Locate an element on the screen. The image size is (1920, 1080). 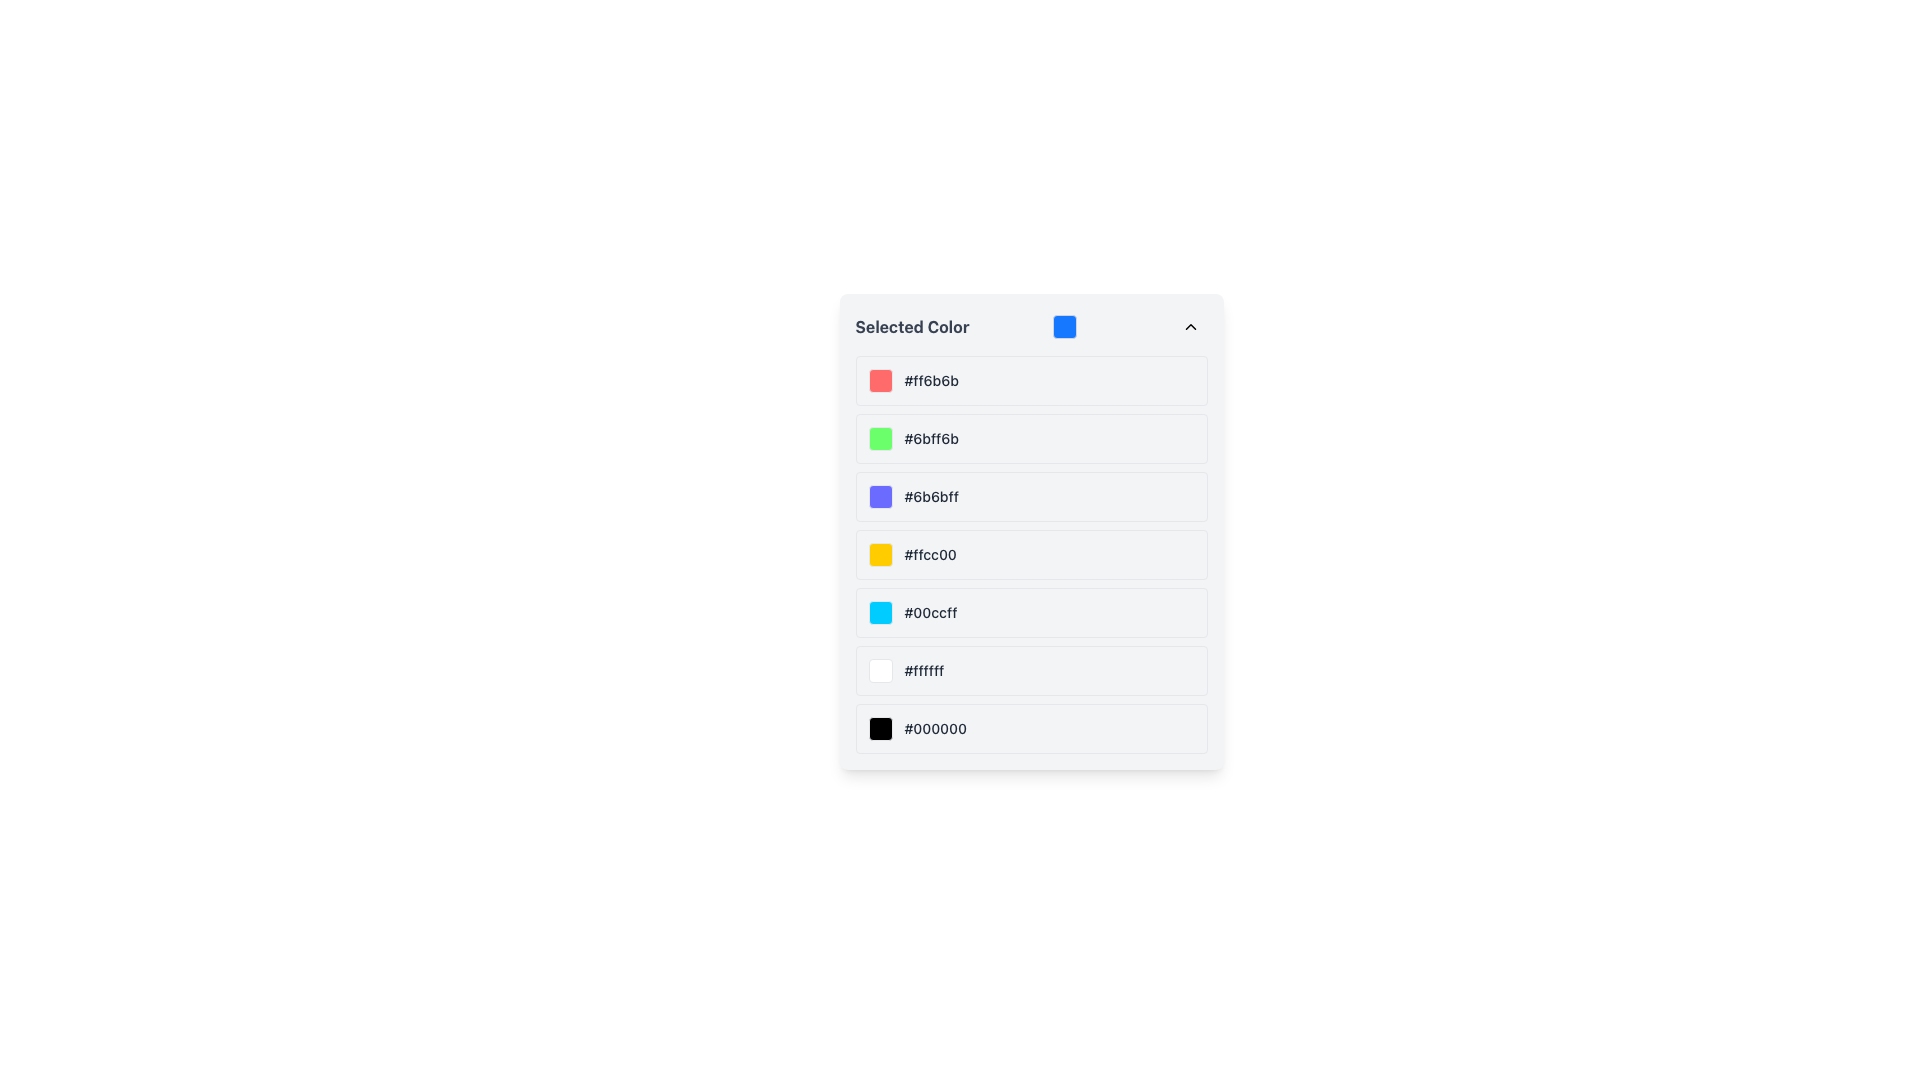
the upward-pointing chevron arrow icon button located to the far-right of the interface header for 'Selected Color' is located at coordinates (1190, 326).